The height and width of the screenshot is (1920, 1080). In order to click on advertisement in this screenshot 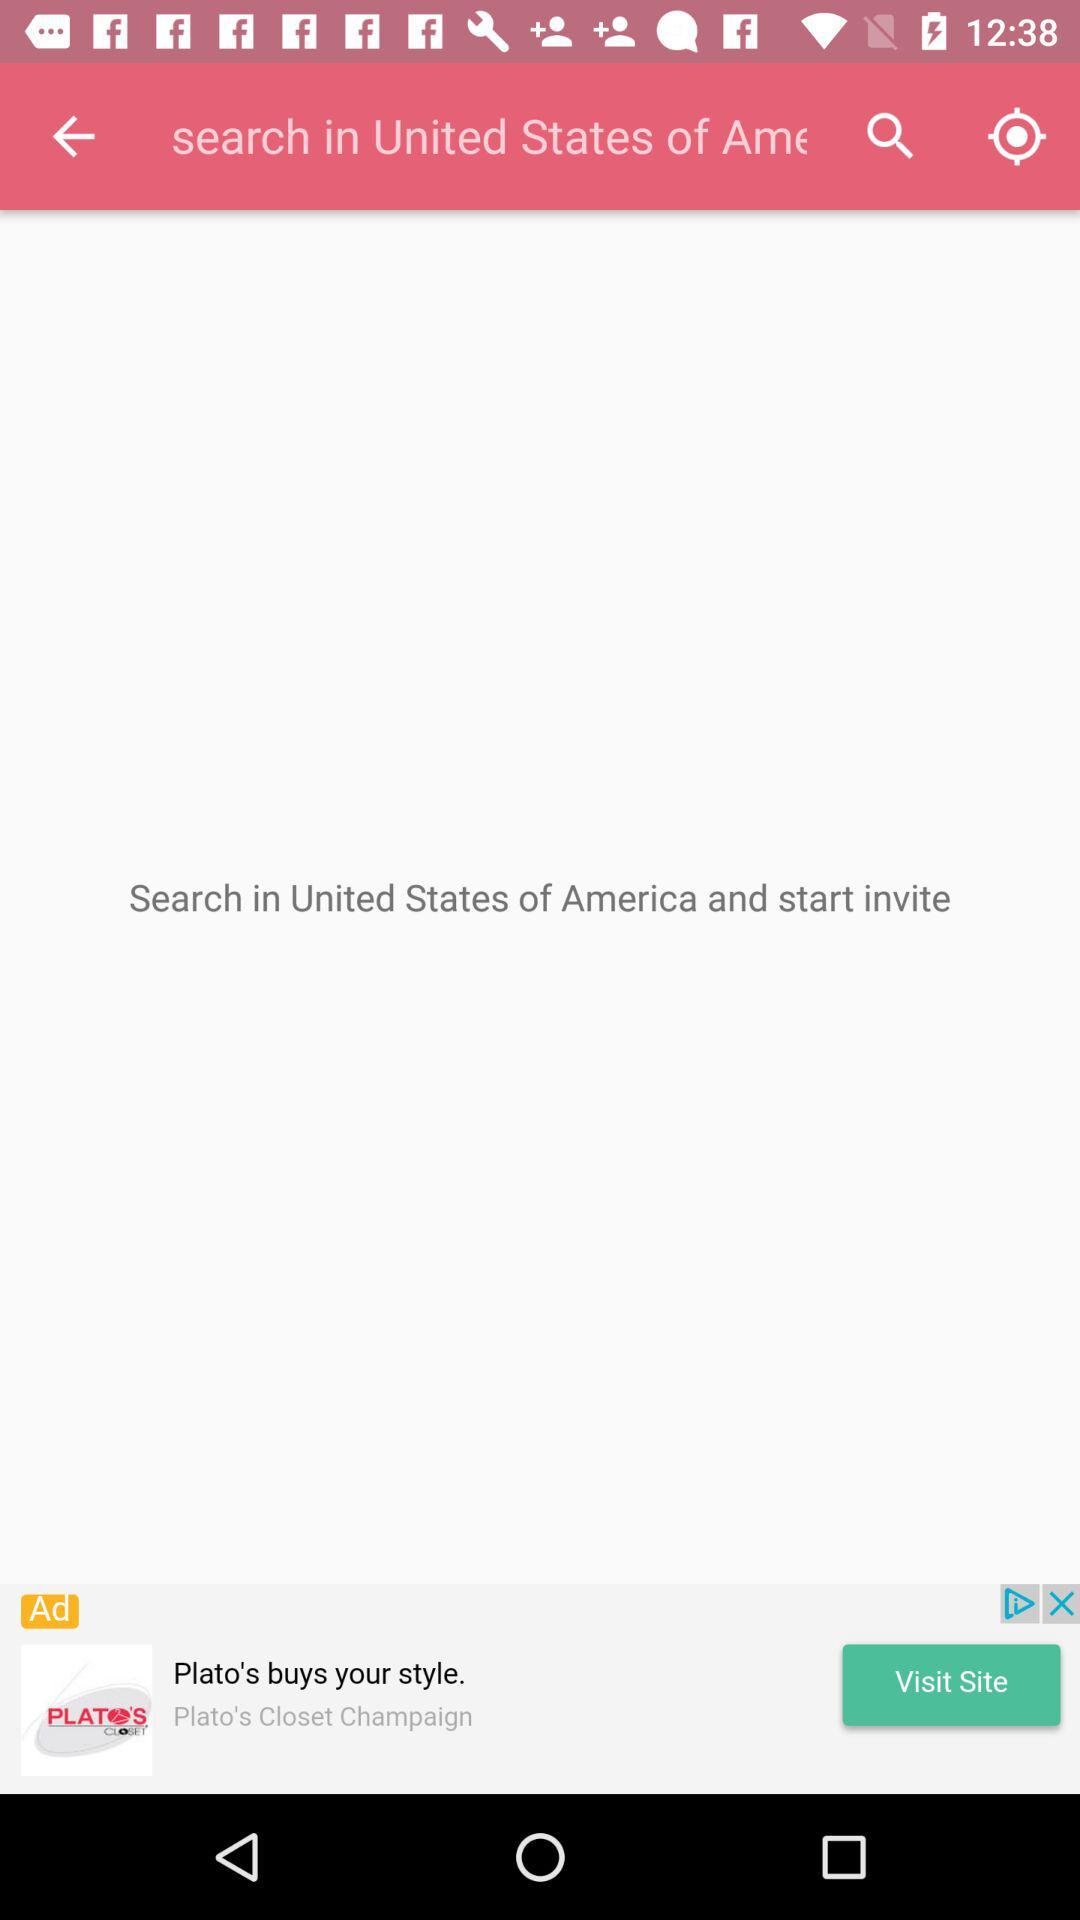, I will do `click(540, 1688)`.